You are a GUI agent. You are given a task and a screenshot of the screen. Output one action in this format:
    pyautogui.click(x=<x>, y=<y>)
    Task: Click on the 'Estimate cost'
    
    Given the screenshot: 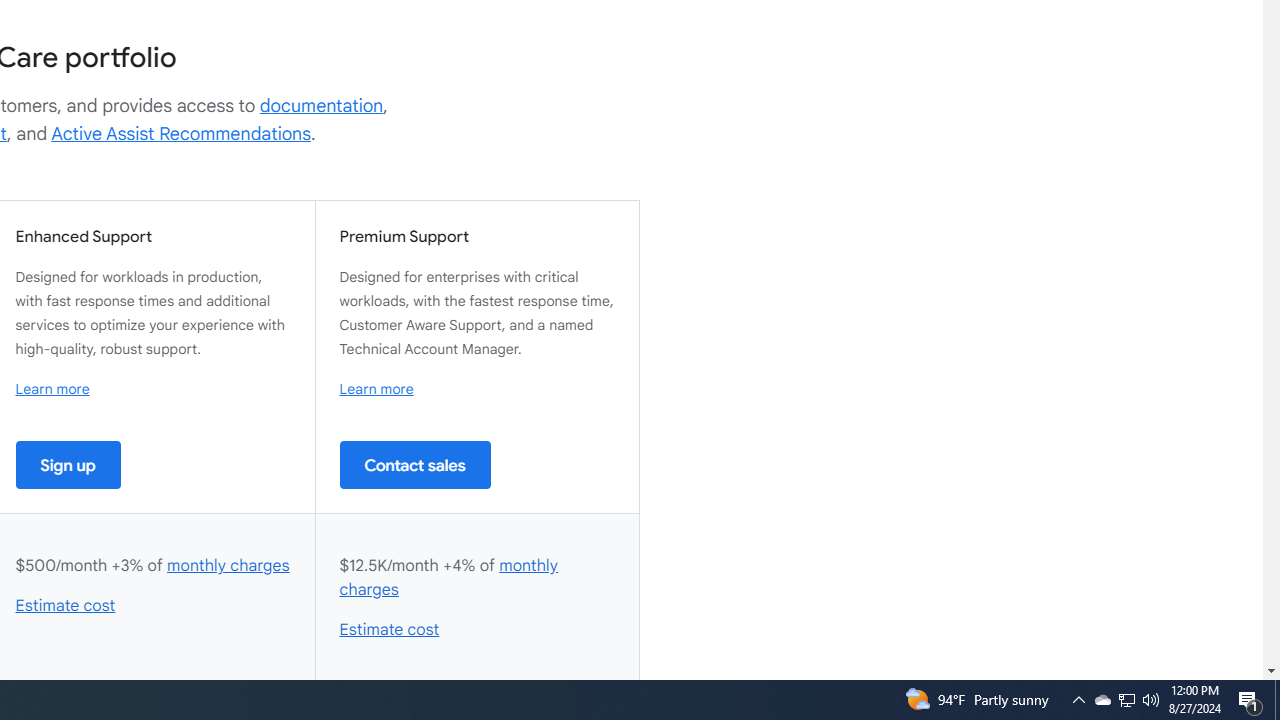 What is the action you would take?
    pyautogui.click(x=389, y=630)
    